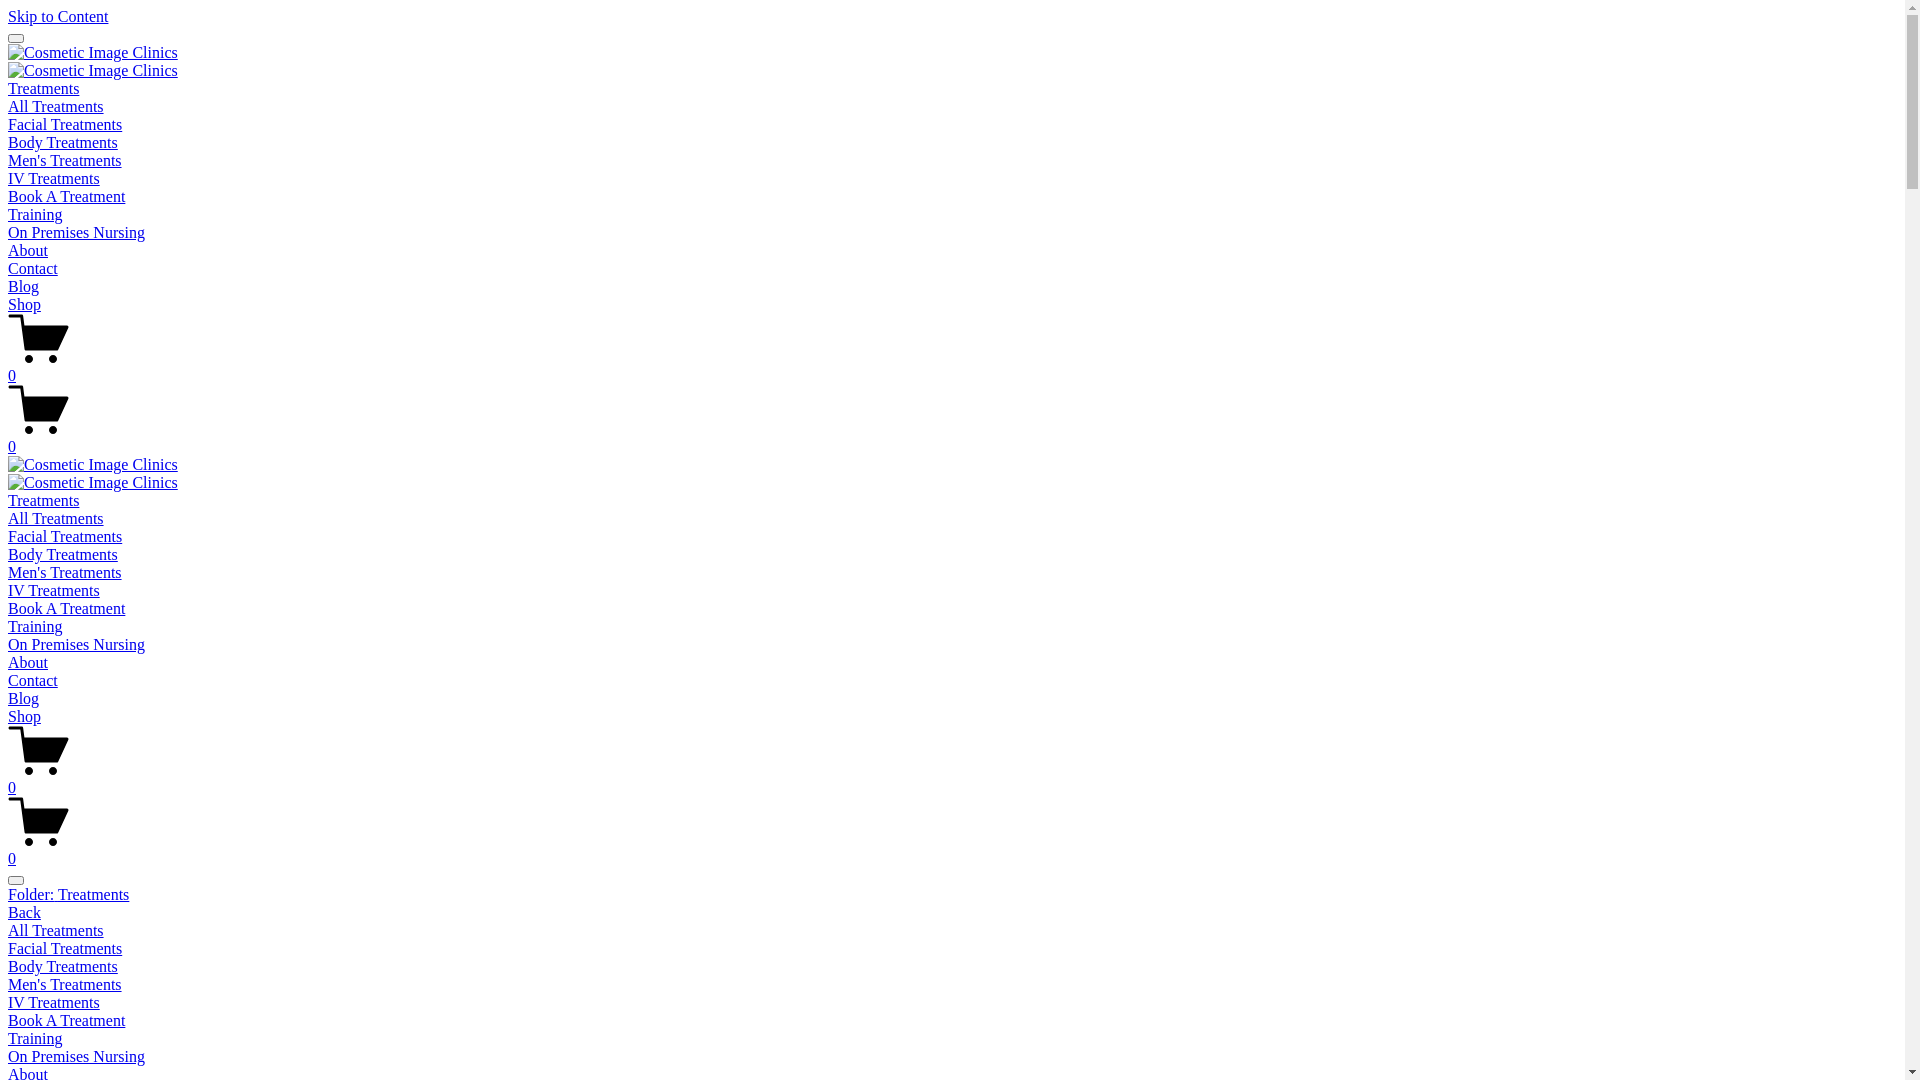  I want to click on '0', so click(8, 849).